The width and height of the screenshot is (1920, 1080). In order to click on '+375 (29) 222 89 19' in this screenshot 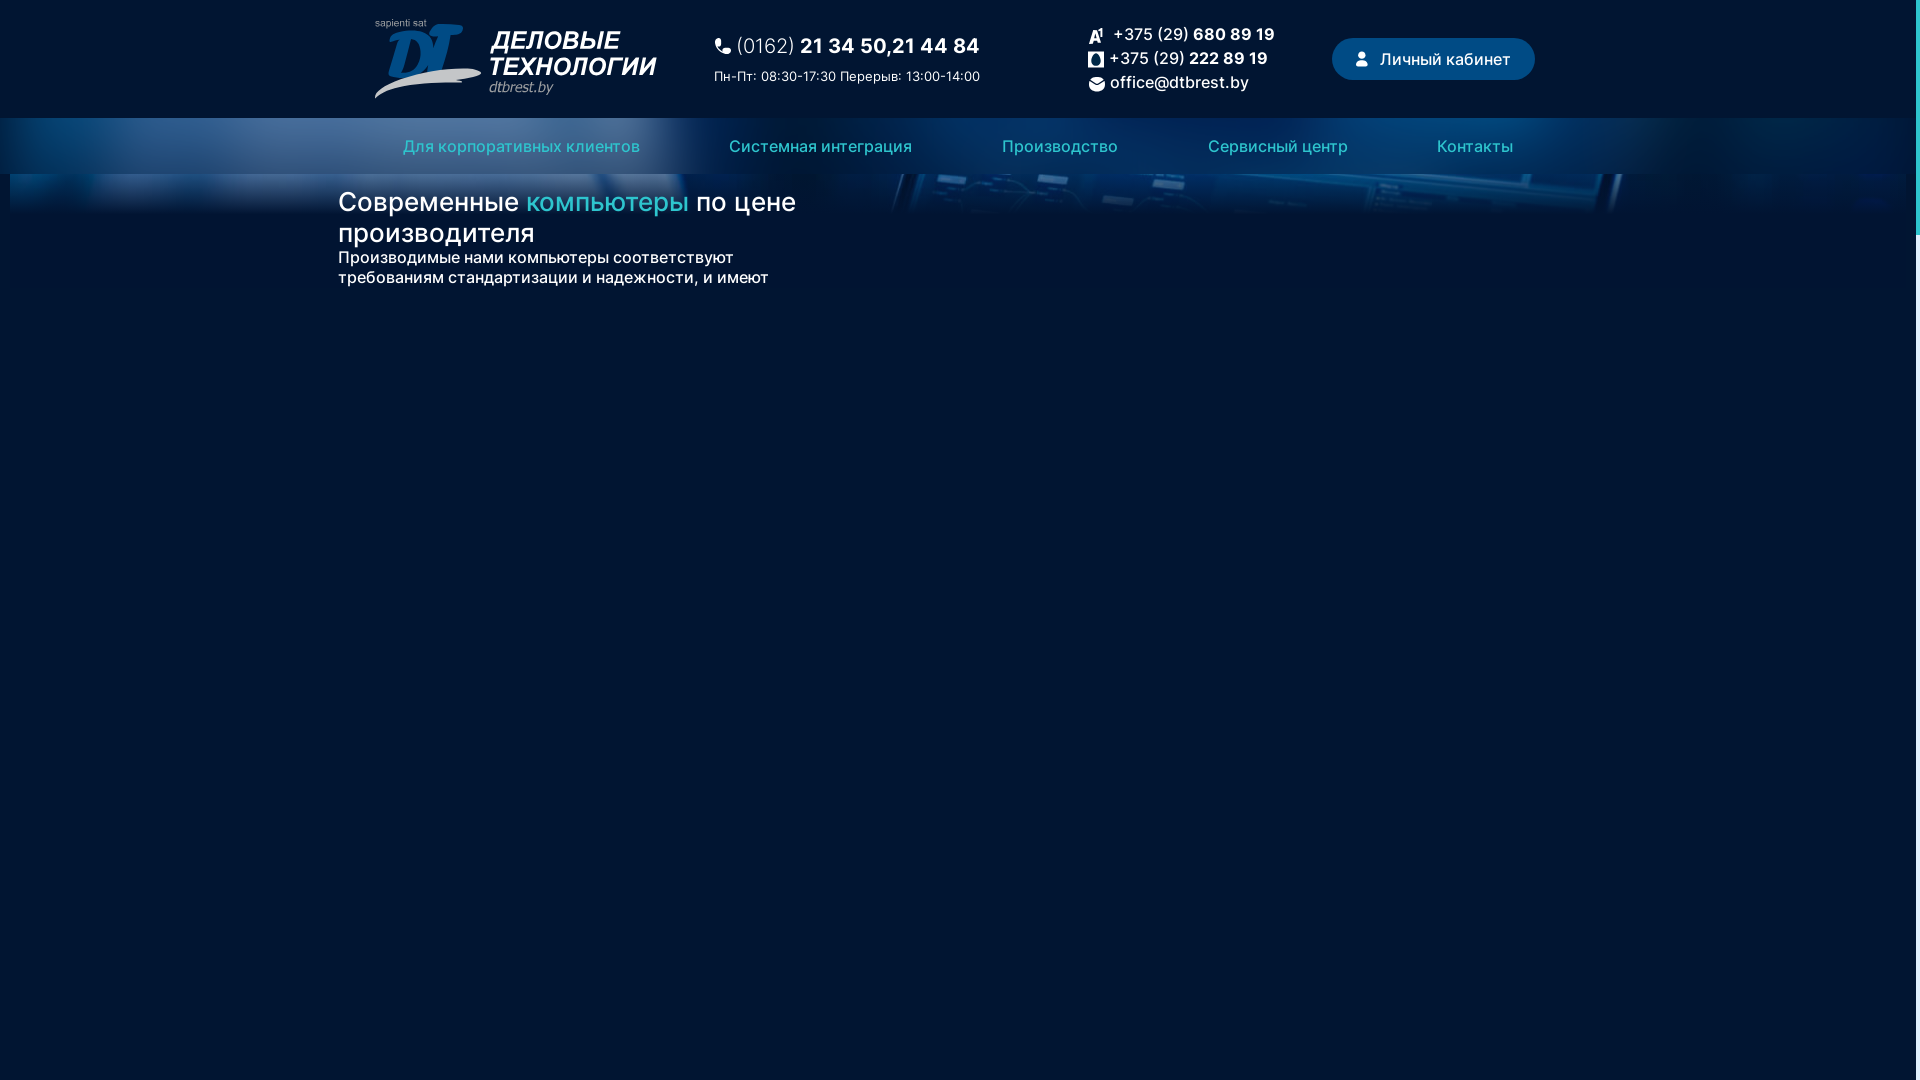, I will do `click(1188, 56)`.